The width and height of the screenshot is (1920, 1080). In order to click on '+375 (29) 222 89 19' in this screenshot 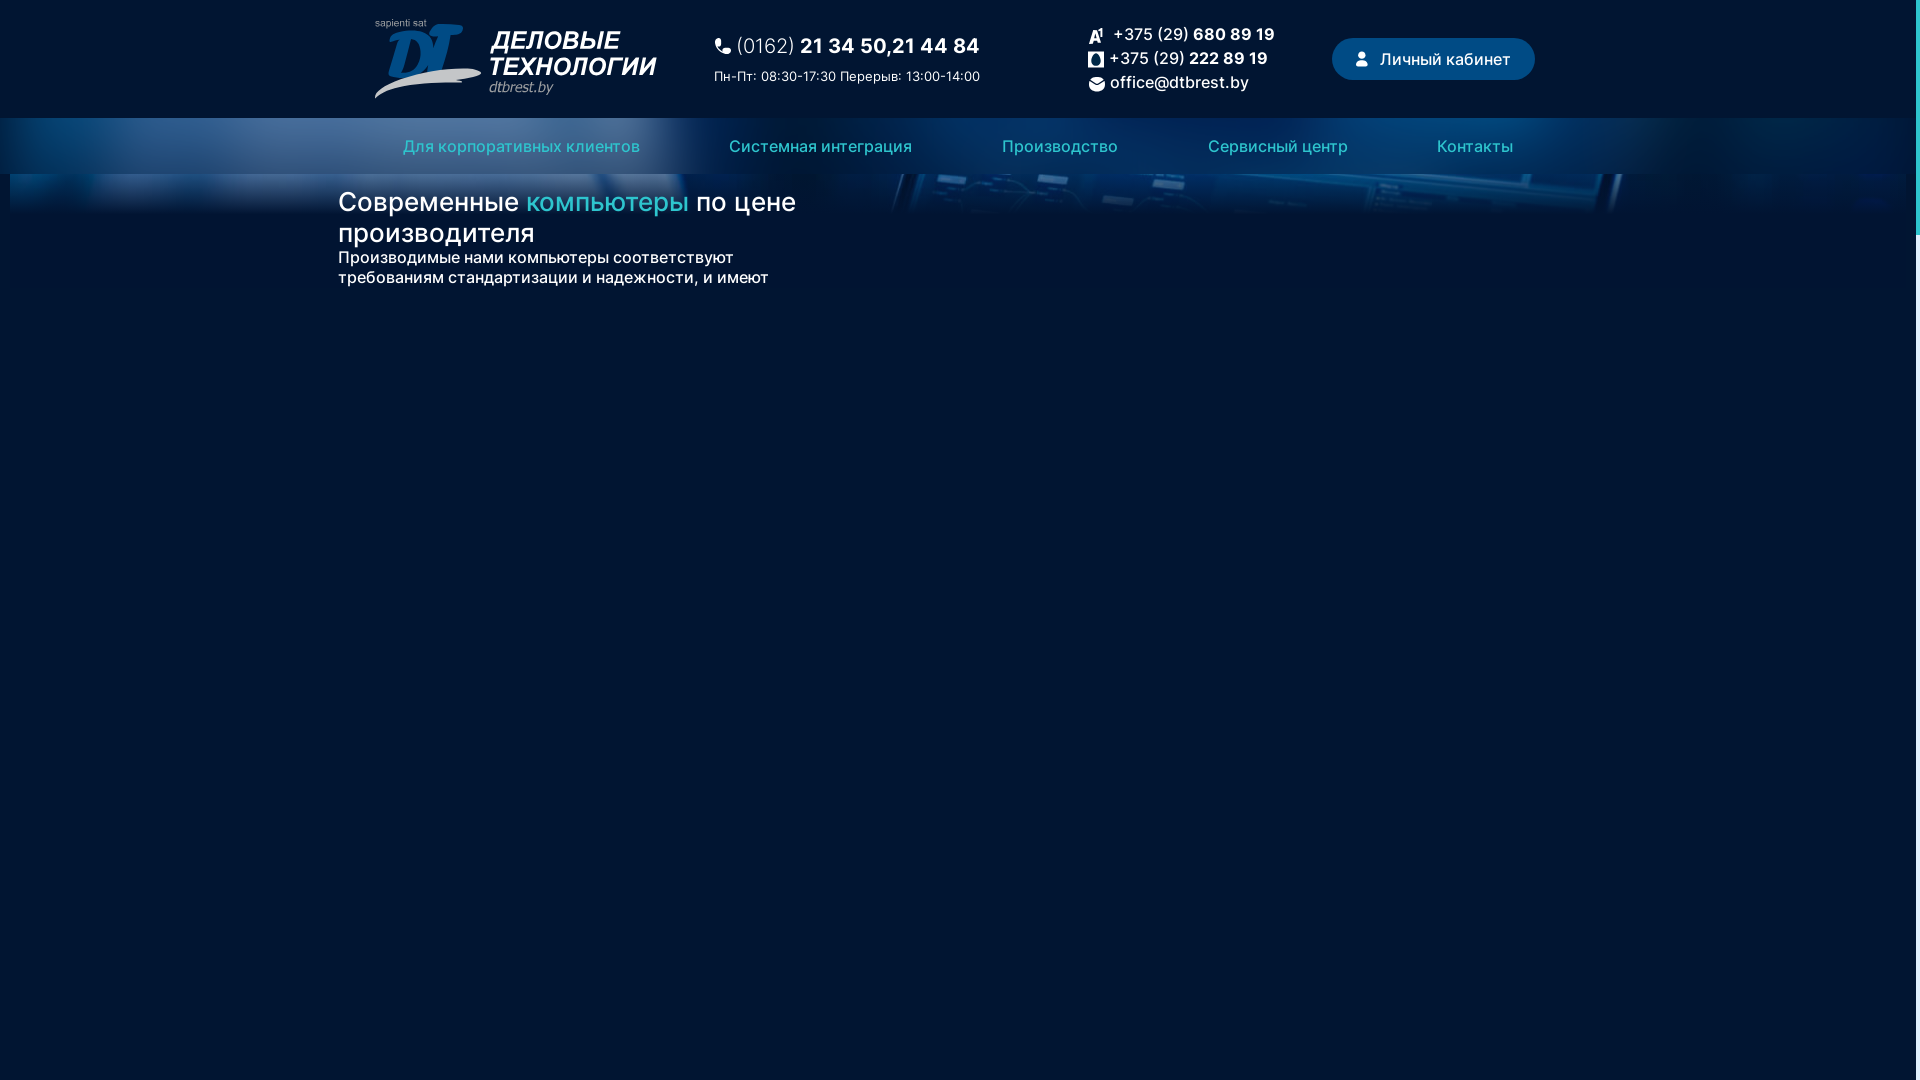, I will do `click(1188, 56)`.